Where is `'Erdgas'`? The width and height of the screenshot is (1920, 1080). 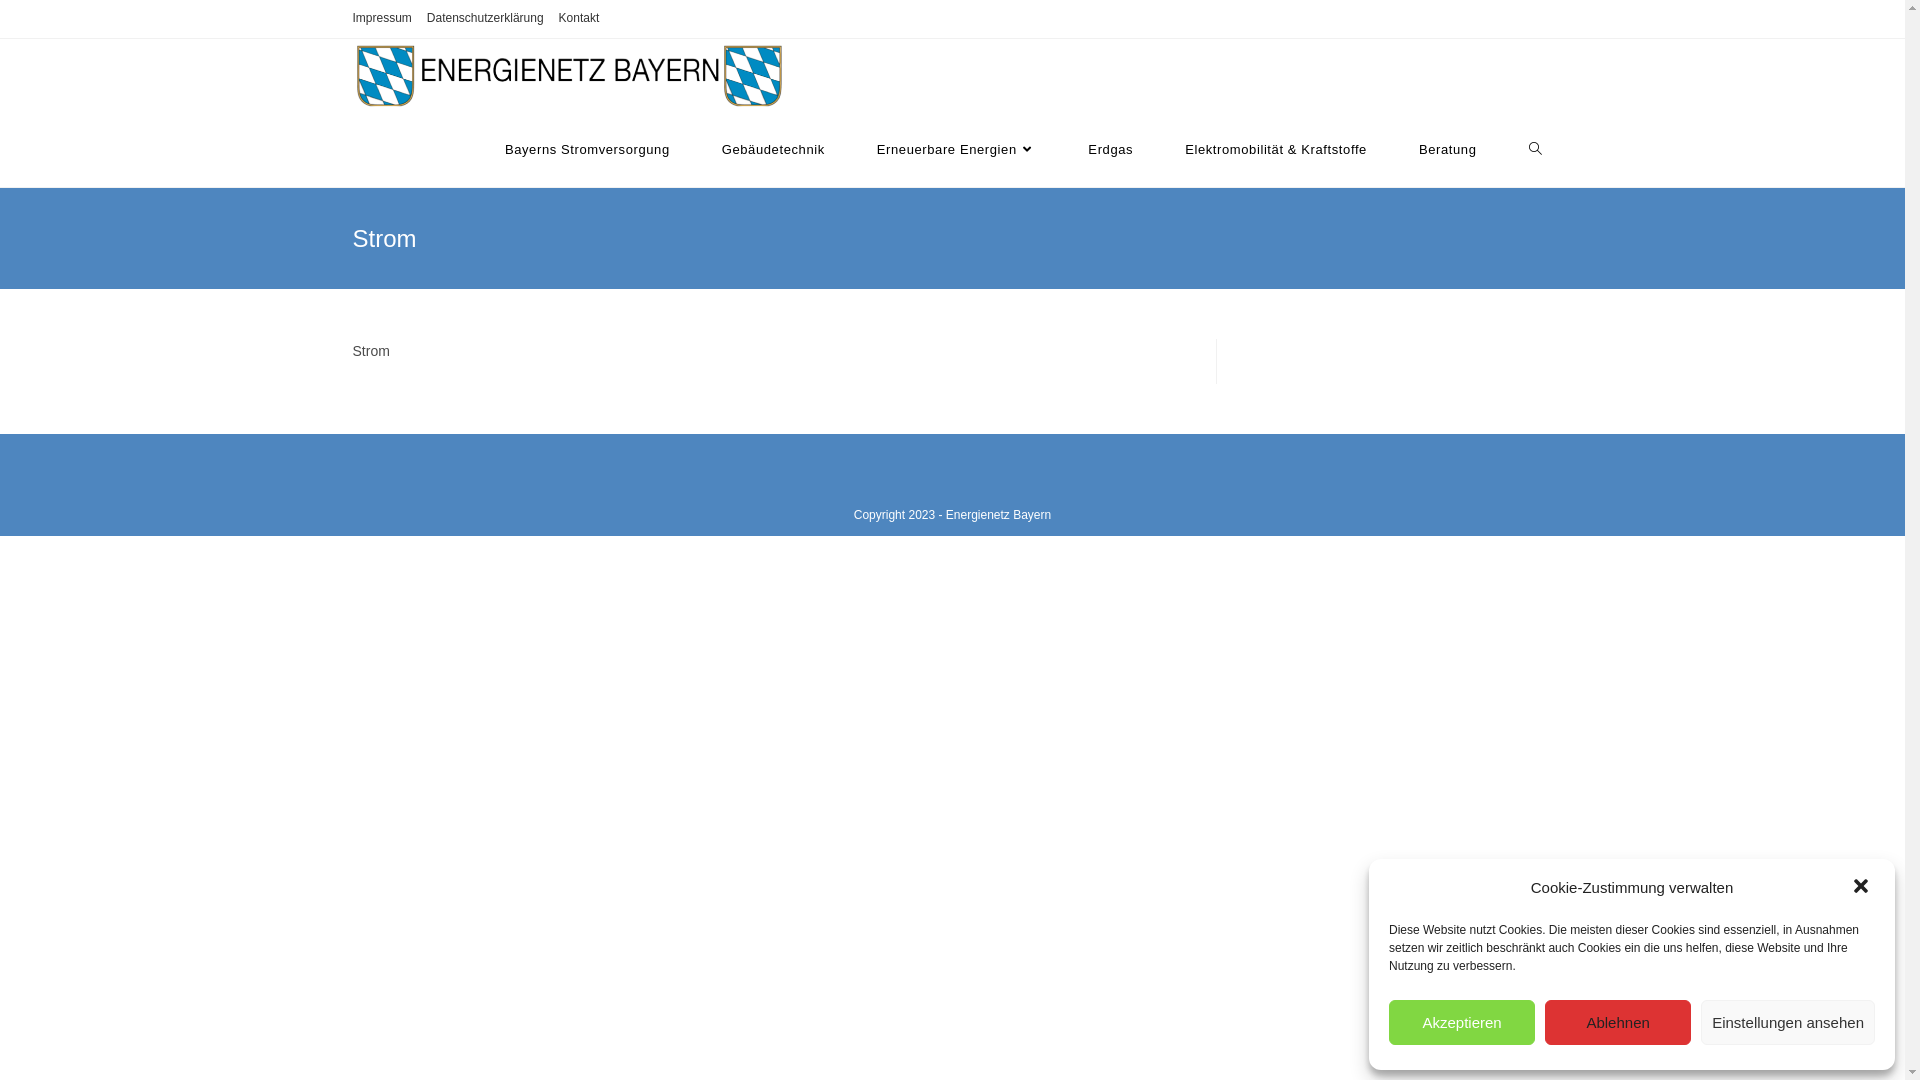 'Erdgas' is located at coordinates (1109, 149).